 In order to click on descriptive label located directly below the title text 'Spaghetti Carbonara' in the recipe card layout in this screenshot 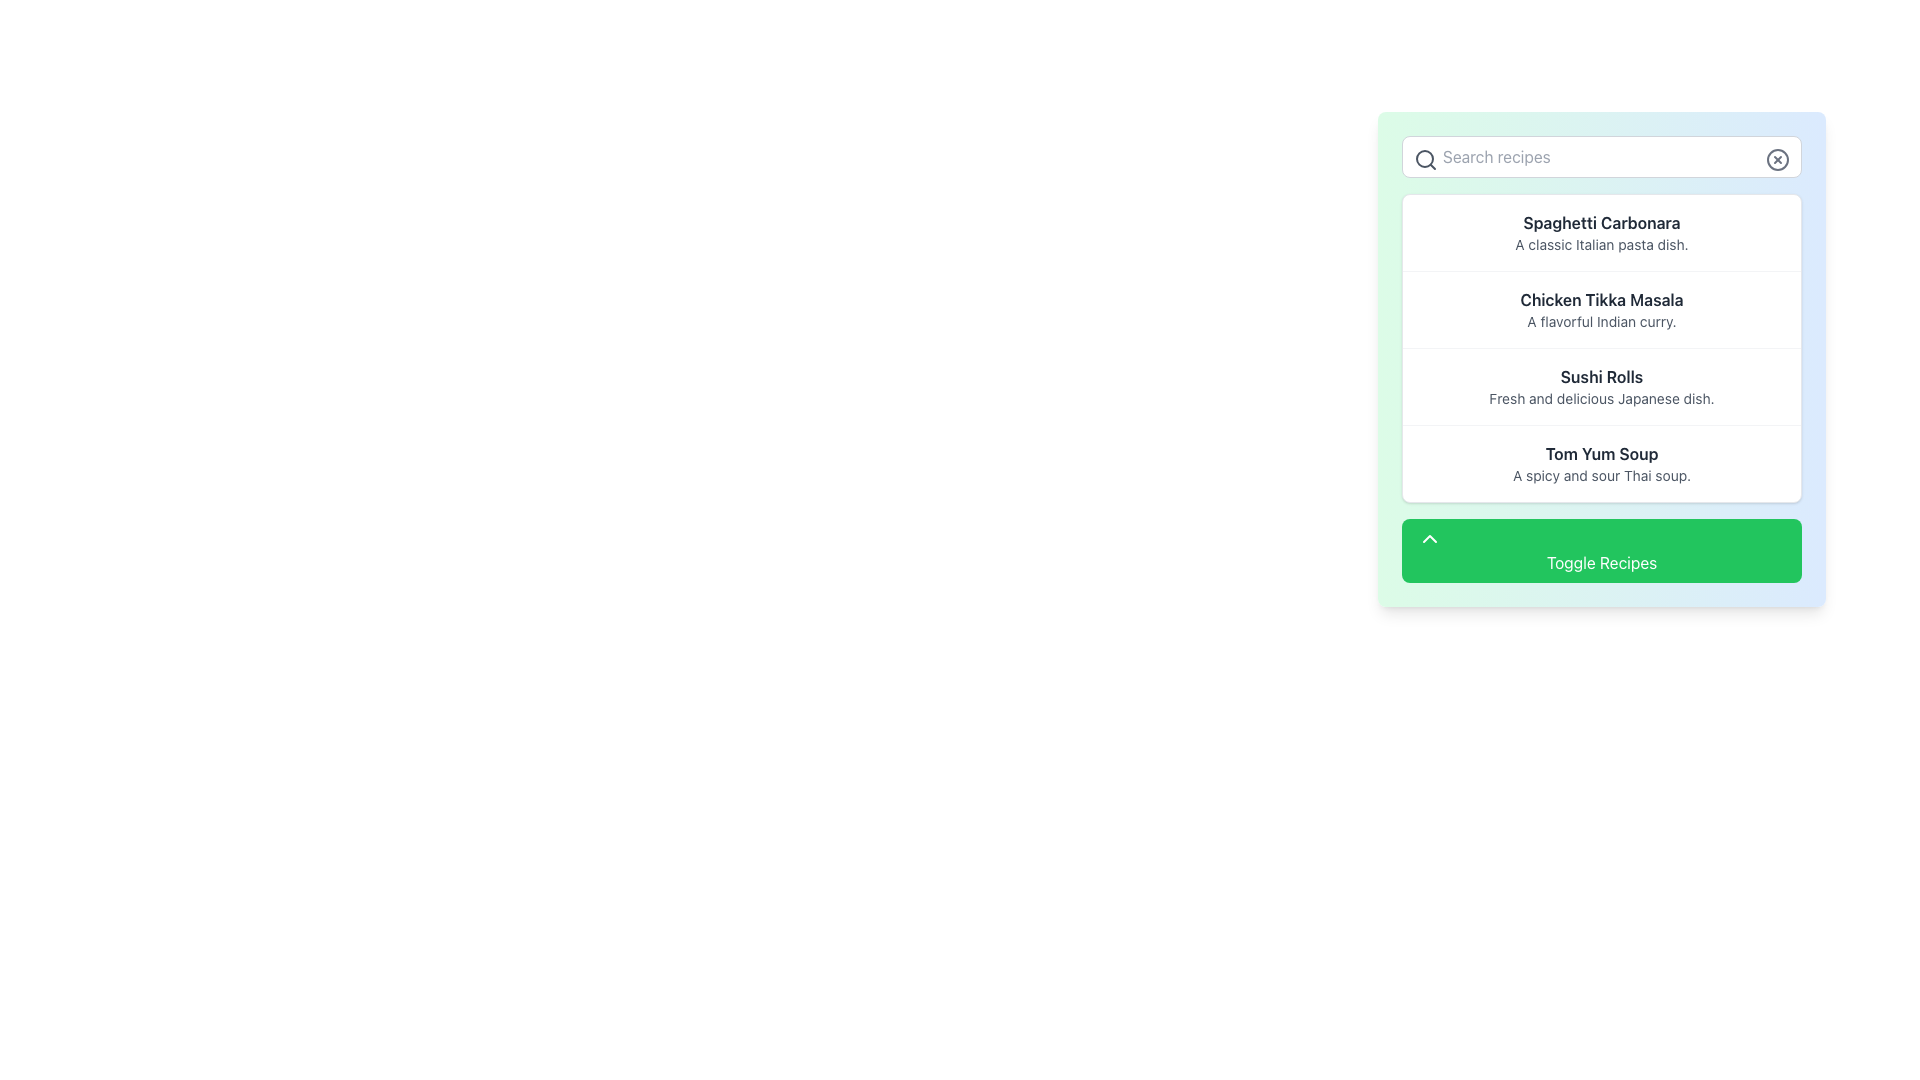, I will do `click(1602, 244)`.